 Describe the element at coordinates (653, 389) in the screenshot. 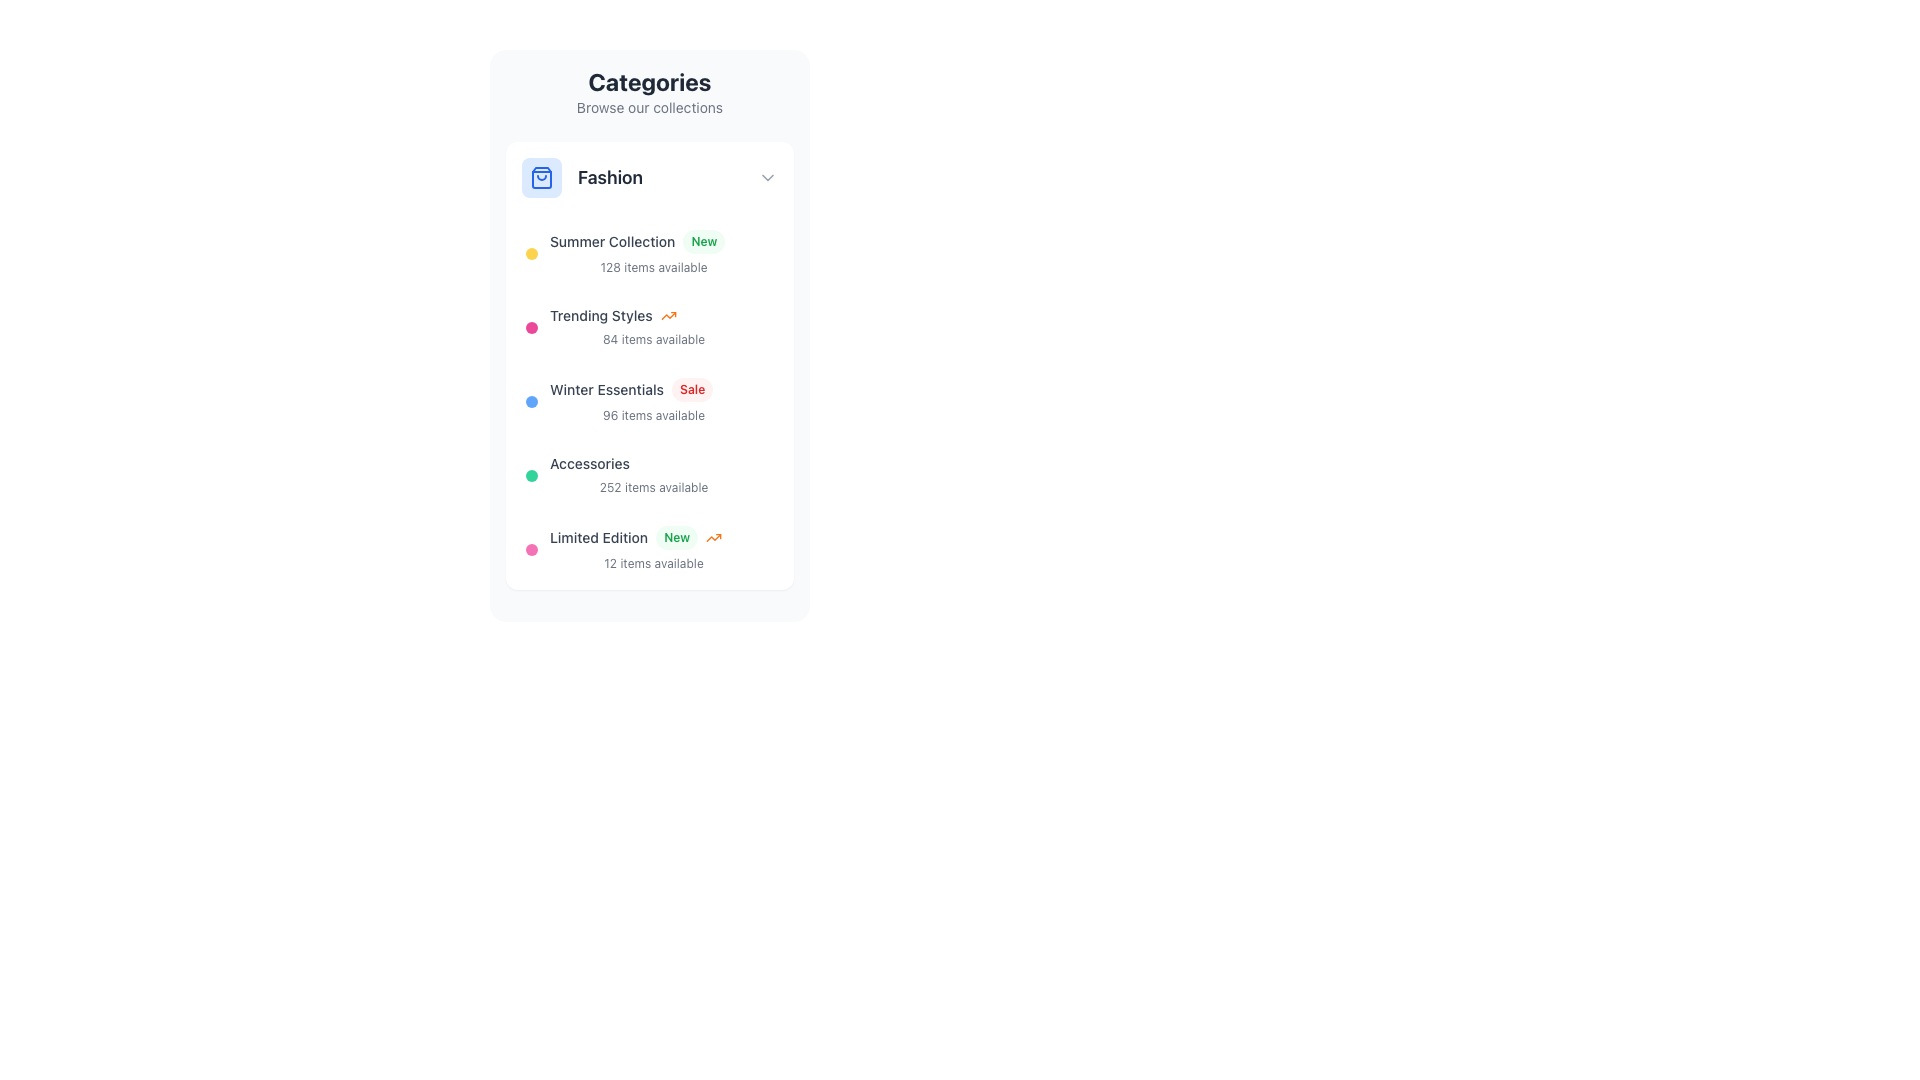

I see `displayed text from the Text Label with Badge that shows 'Winter Essentials' and 'Sale' in the sidebar under 'Fashion', positioned between 'Trending Styles' and 'Accessories'` at that location.